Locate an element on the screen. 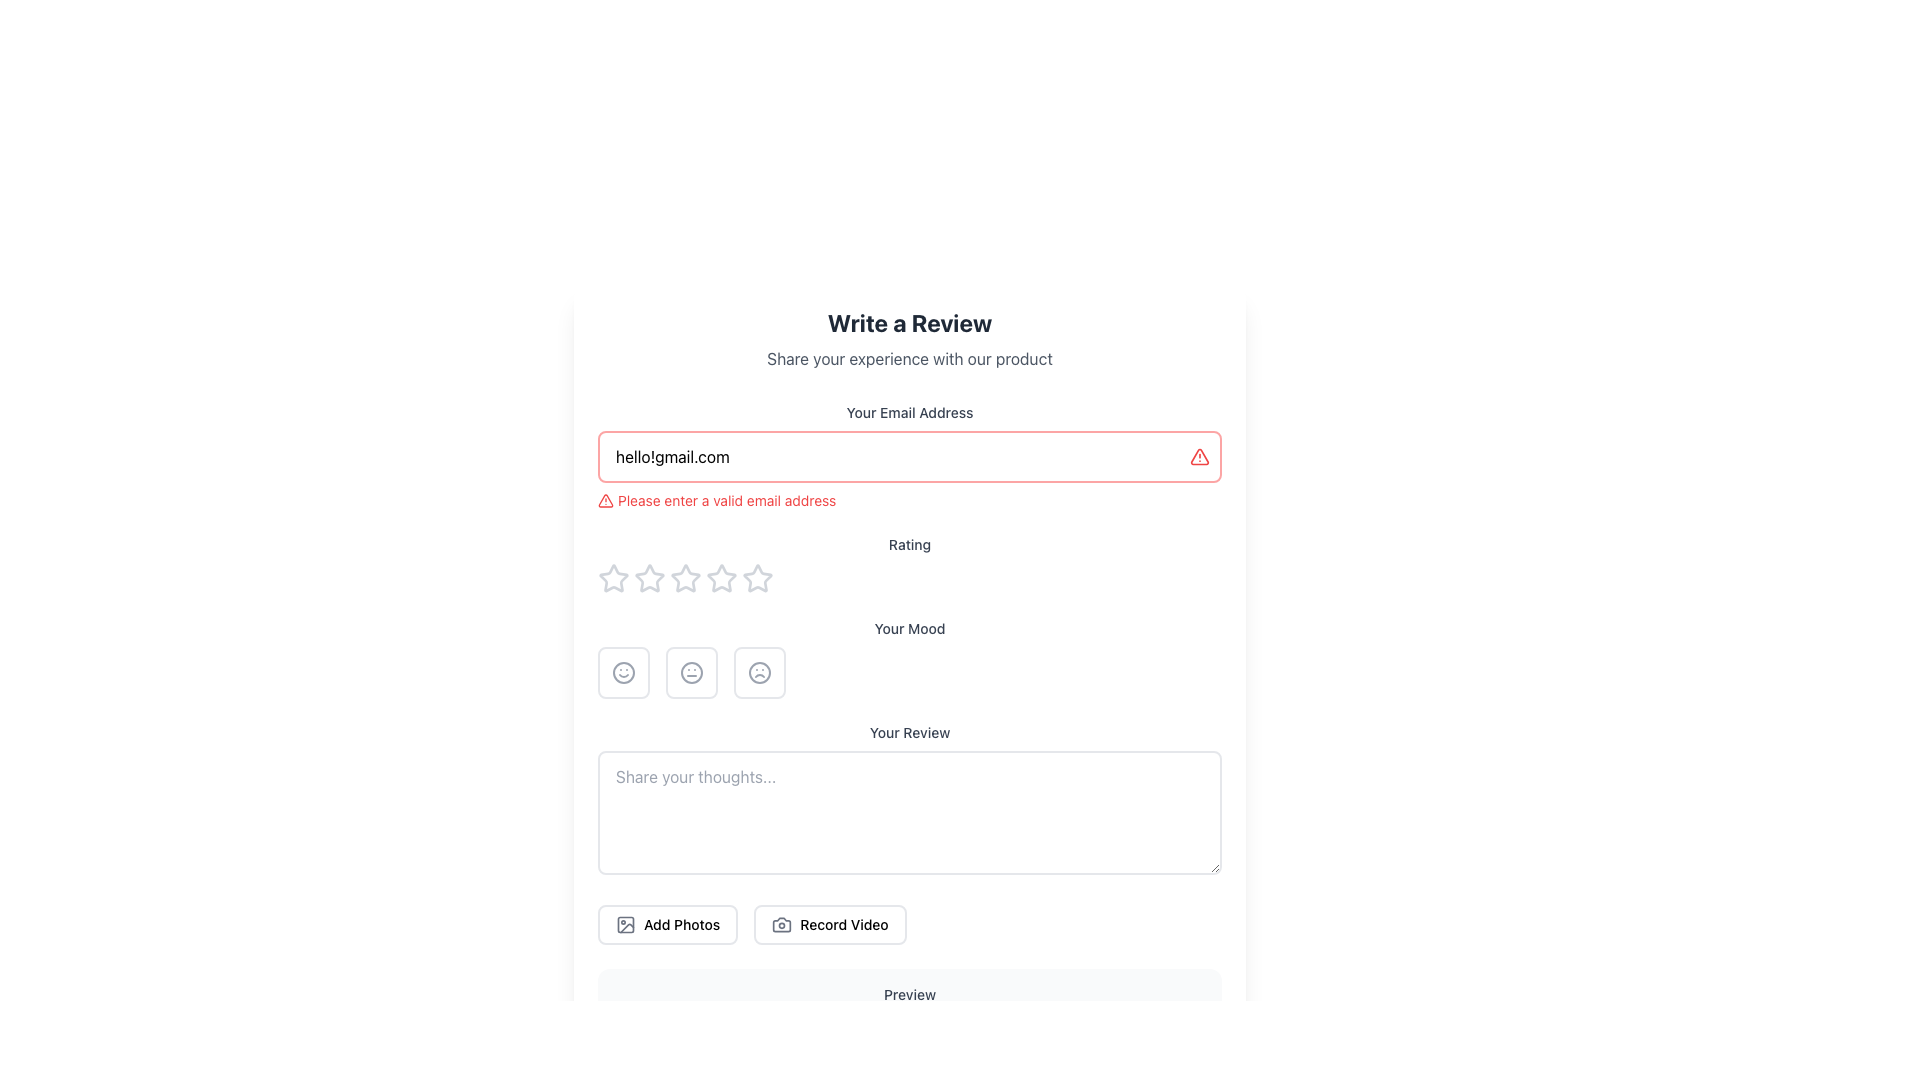 The height and width of the screenshot is (1080, 1920). the second star icon in the rating bar by sending keyboard input since it is focusable is located at coordinates (649, 578).